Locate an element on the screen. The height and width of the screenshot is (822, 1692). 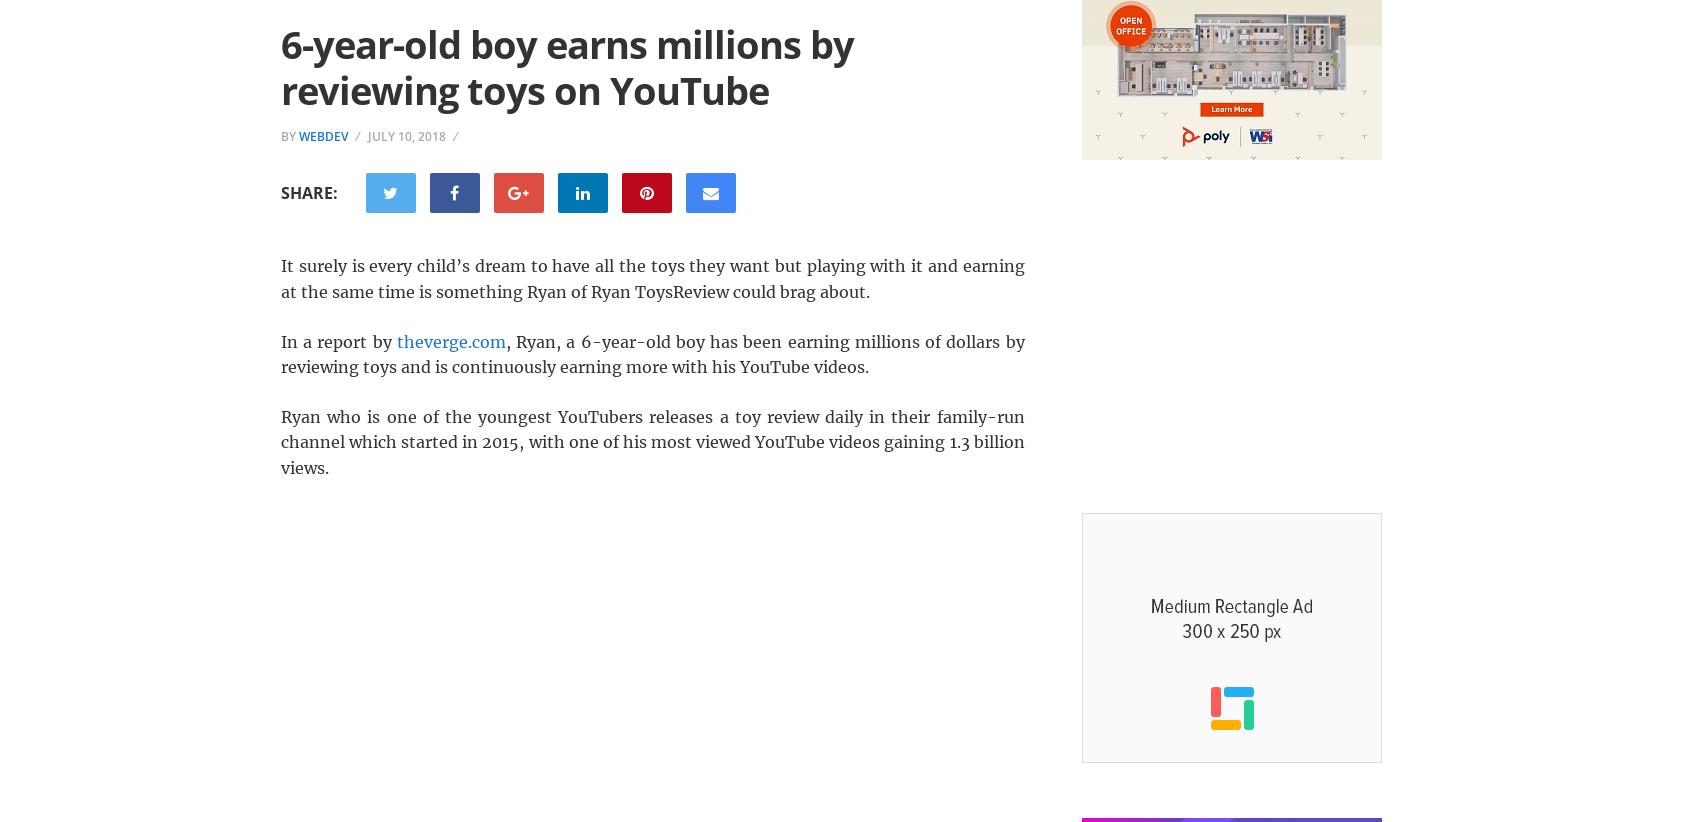
'by' is located at coordinates (289, 136).